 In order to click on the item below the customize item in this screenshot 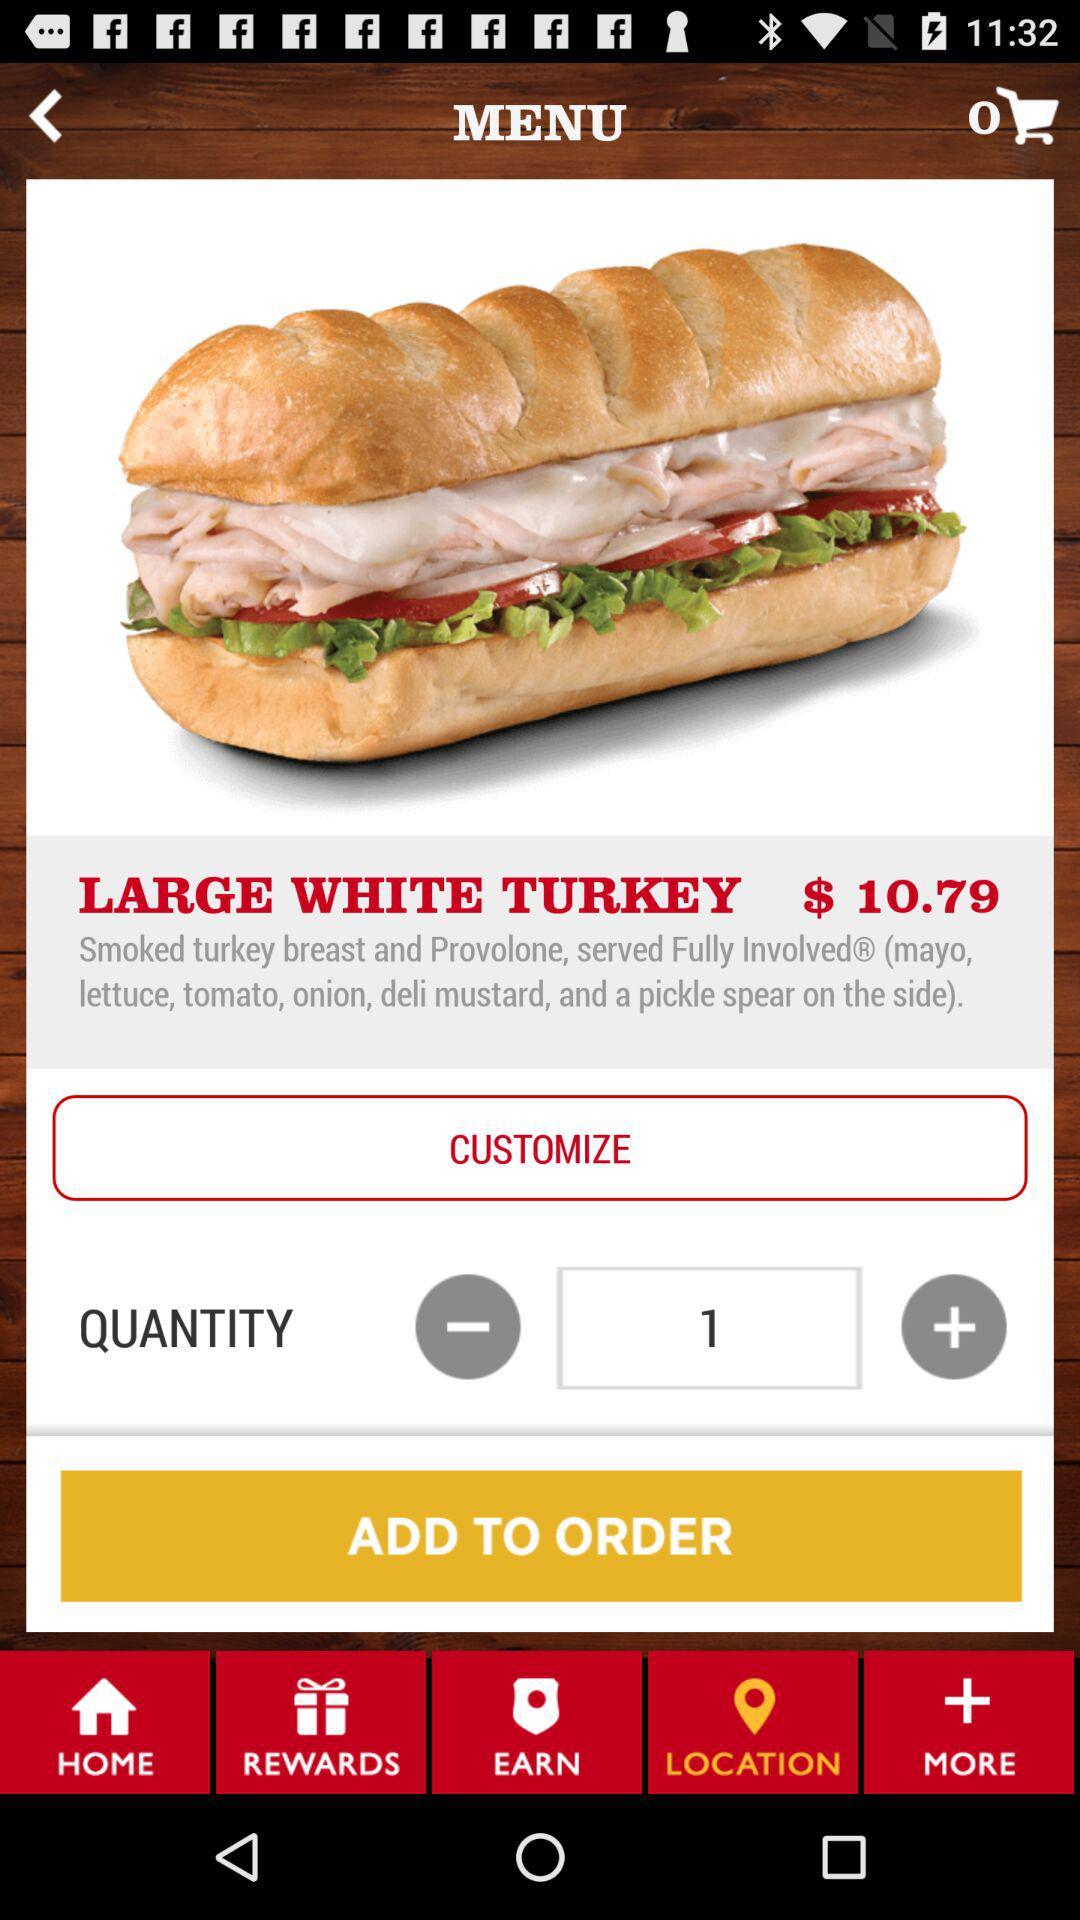, I will do `click(467, 1326)`.